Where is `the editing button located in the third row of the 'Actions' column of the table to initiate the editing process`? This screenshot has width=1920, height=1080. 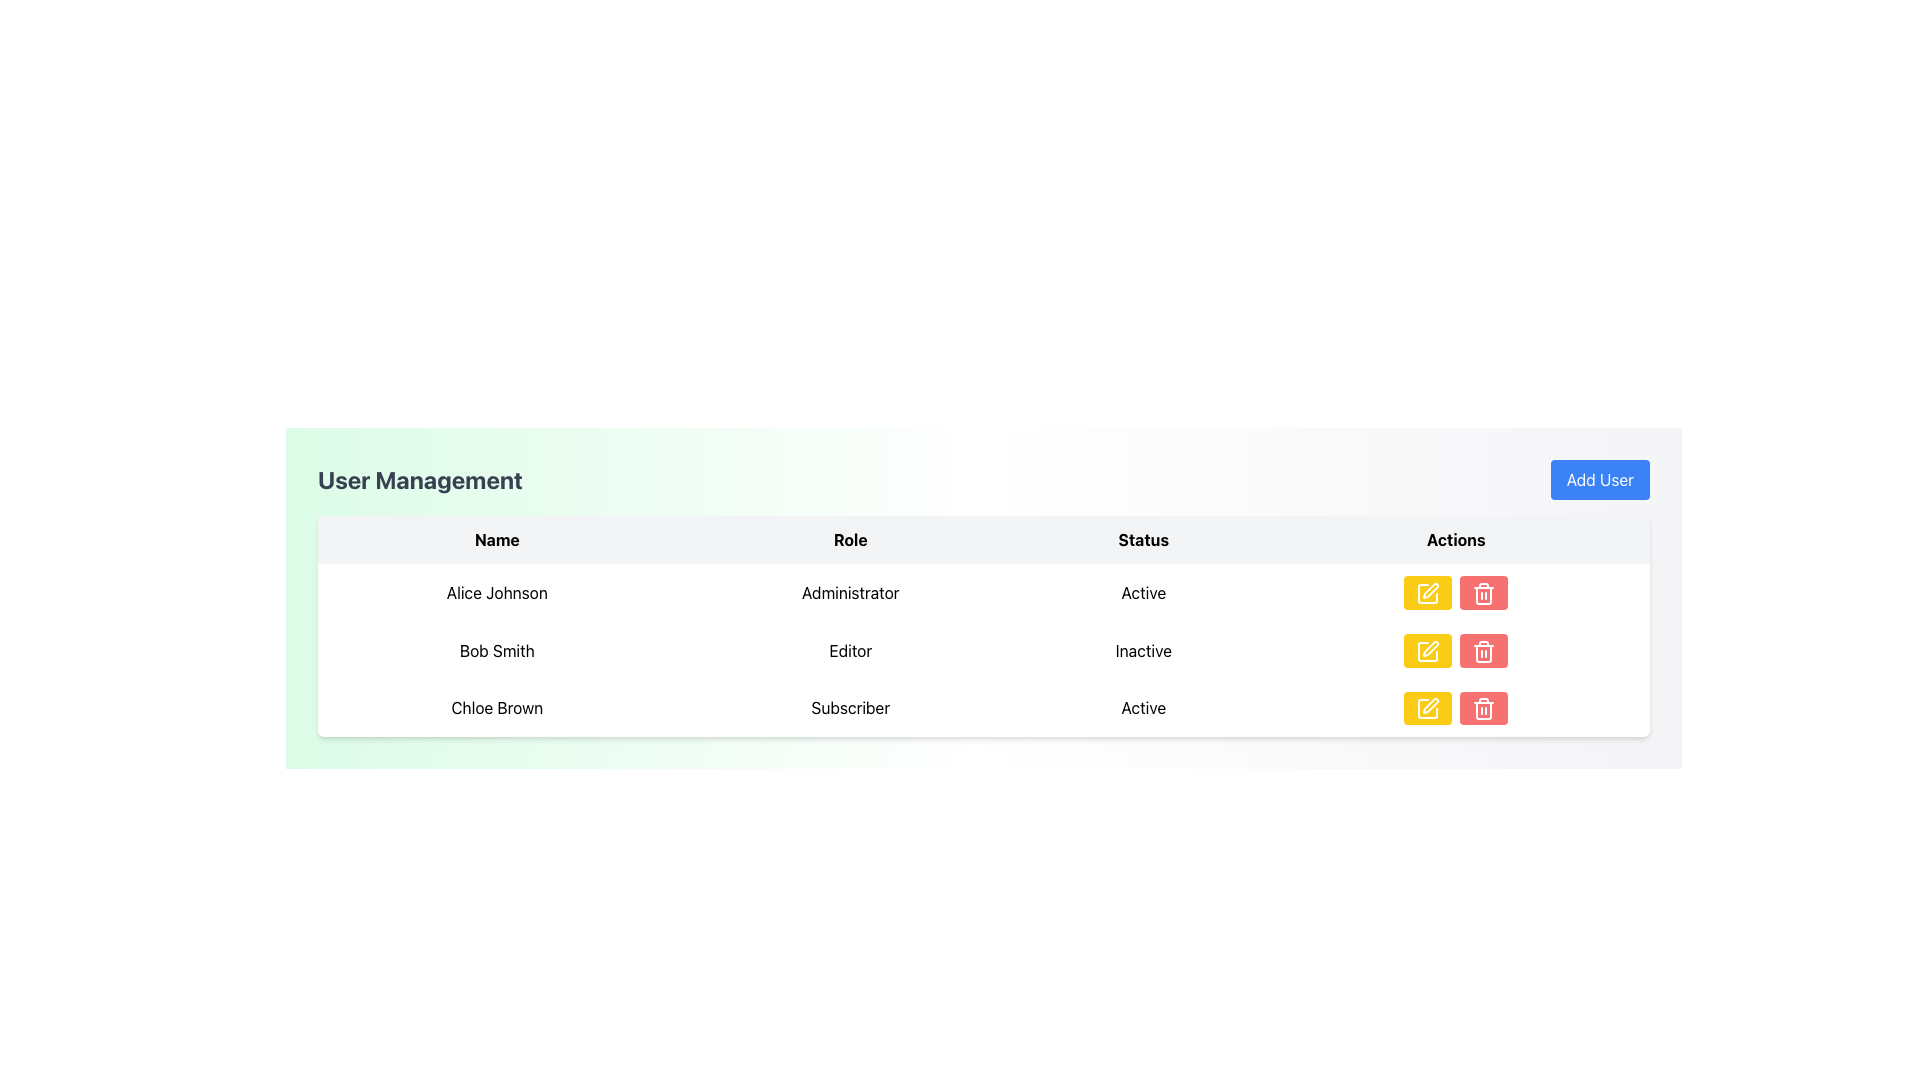
the editing button located in the third row of the 'Actions' column of the table to initiate the editing process is located at coordinates (1427, 707).